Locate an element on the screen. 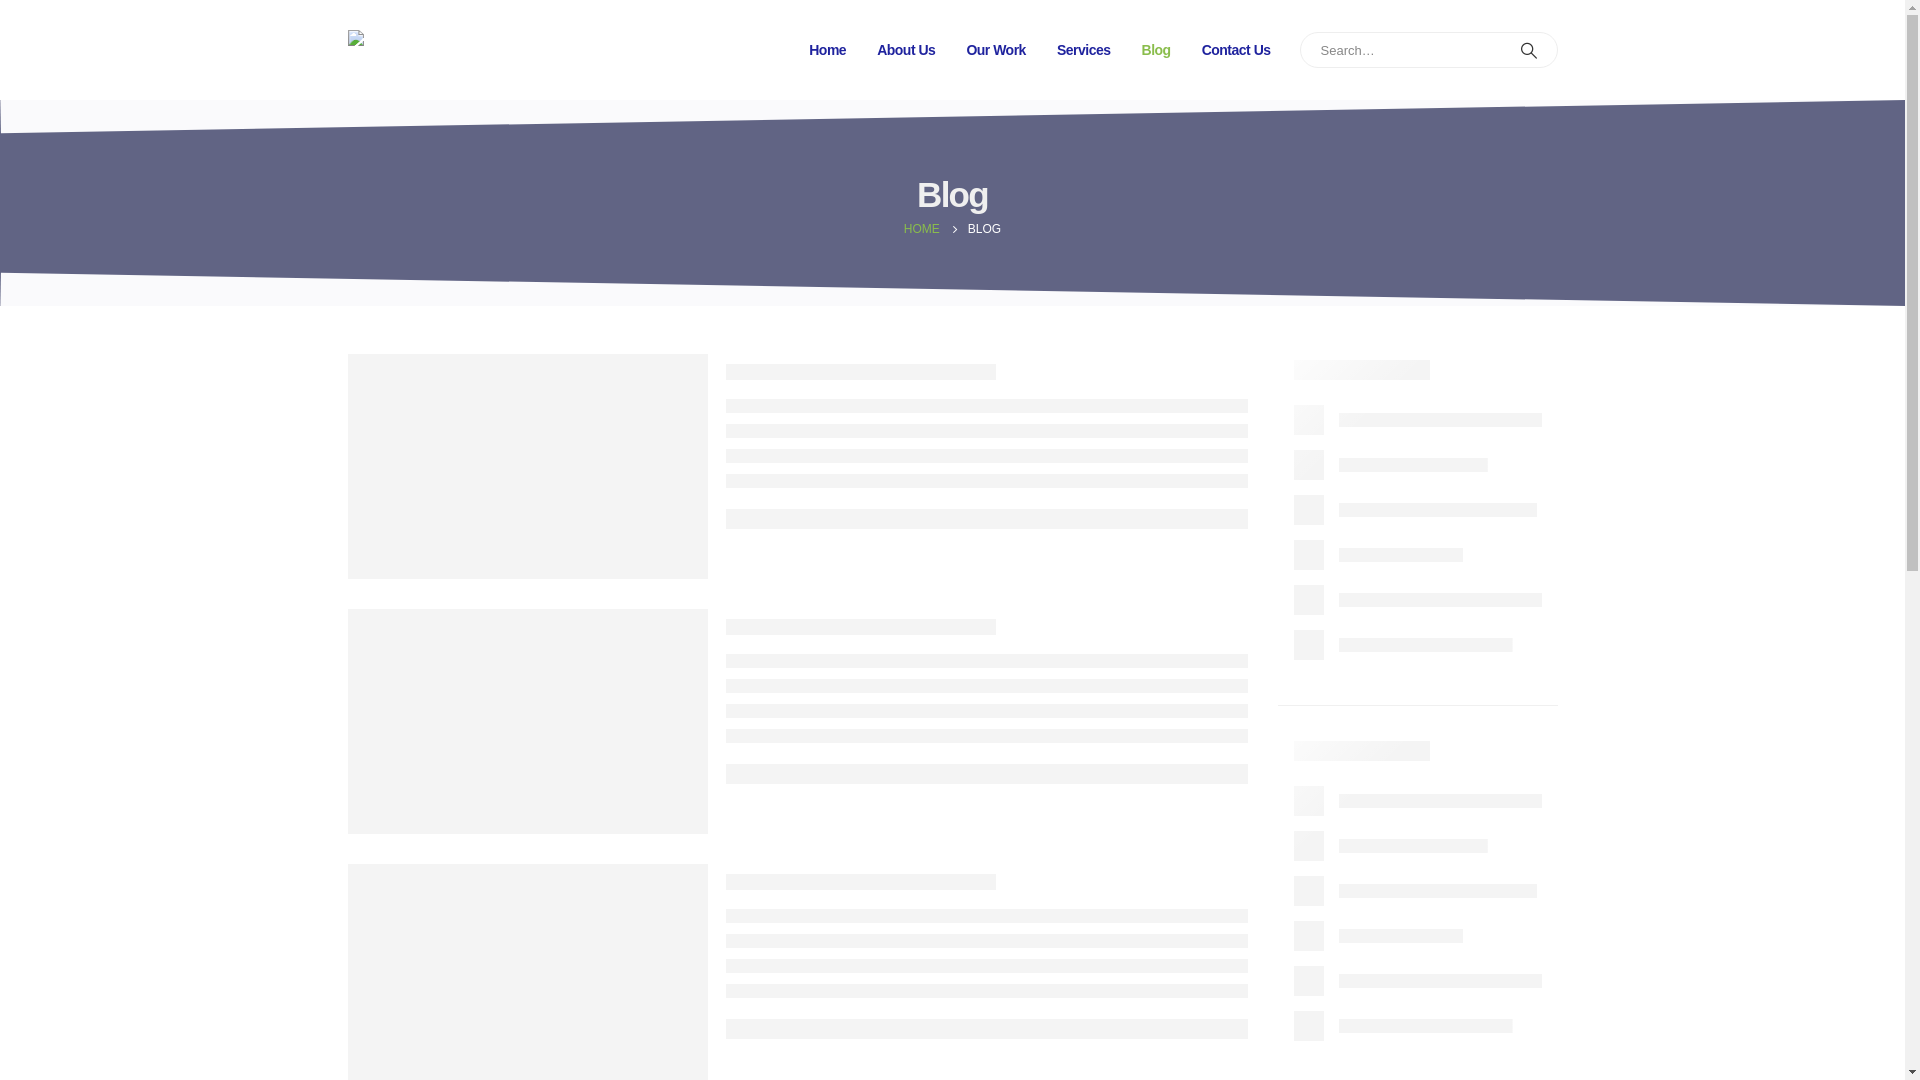  'Home' is located at coordinates (827, 49).